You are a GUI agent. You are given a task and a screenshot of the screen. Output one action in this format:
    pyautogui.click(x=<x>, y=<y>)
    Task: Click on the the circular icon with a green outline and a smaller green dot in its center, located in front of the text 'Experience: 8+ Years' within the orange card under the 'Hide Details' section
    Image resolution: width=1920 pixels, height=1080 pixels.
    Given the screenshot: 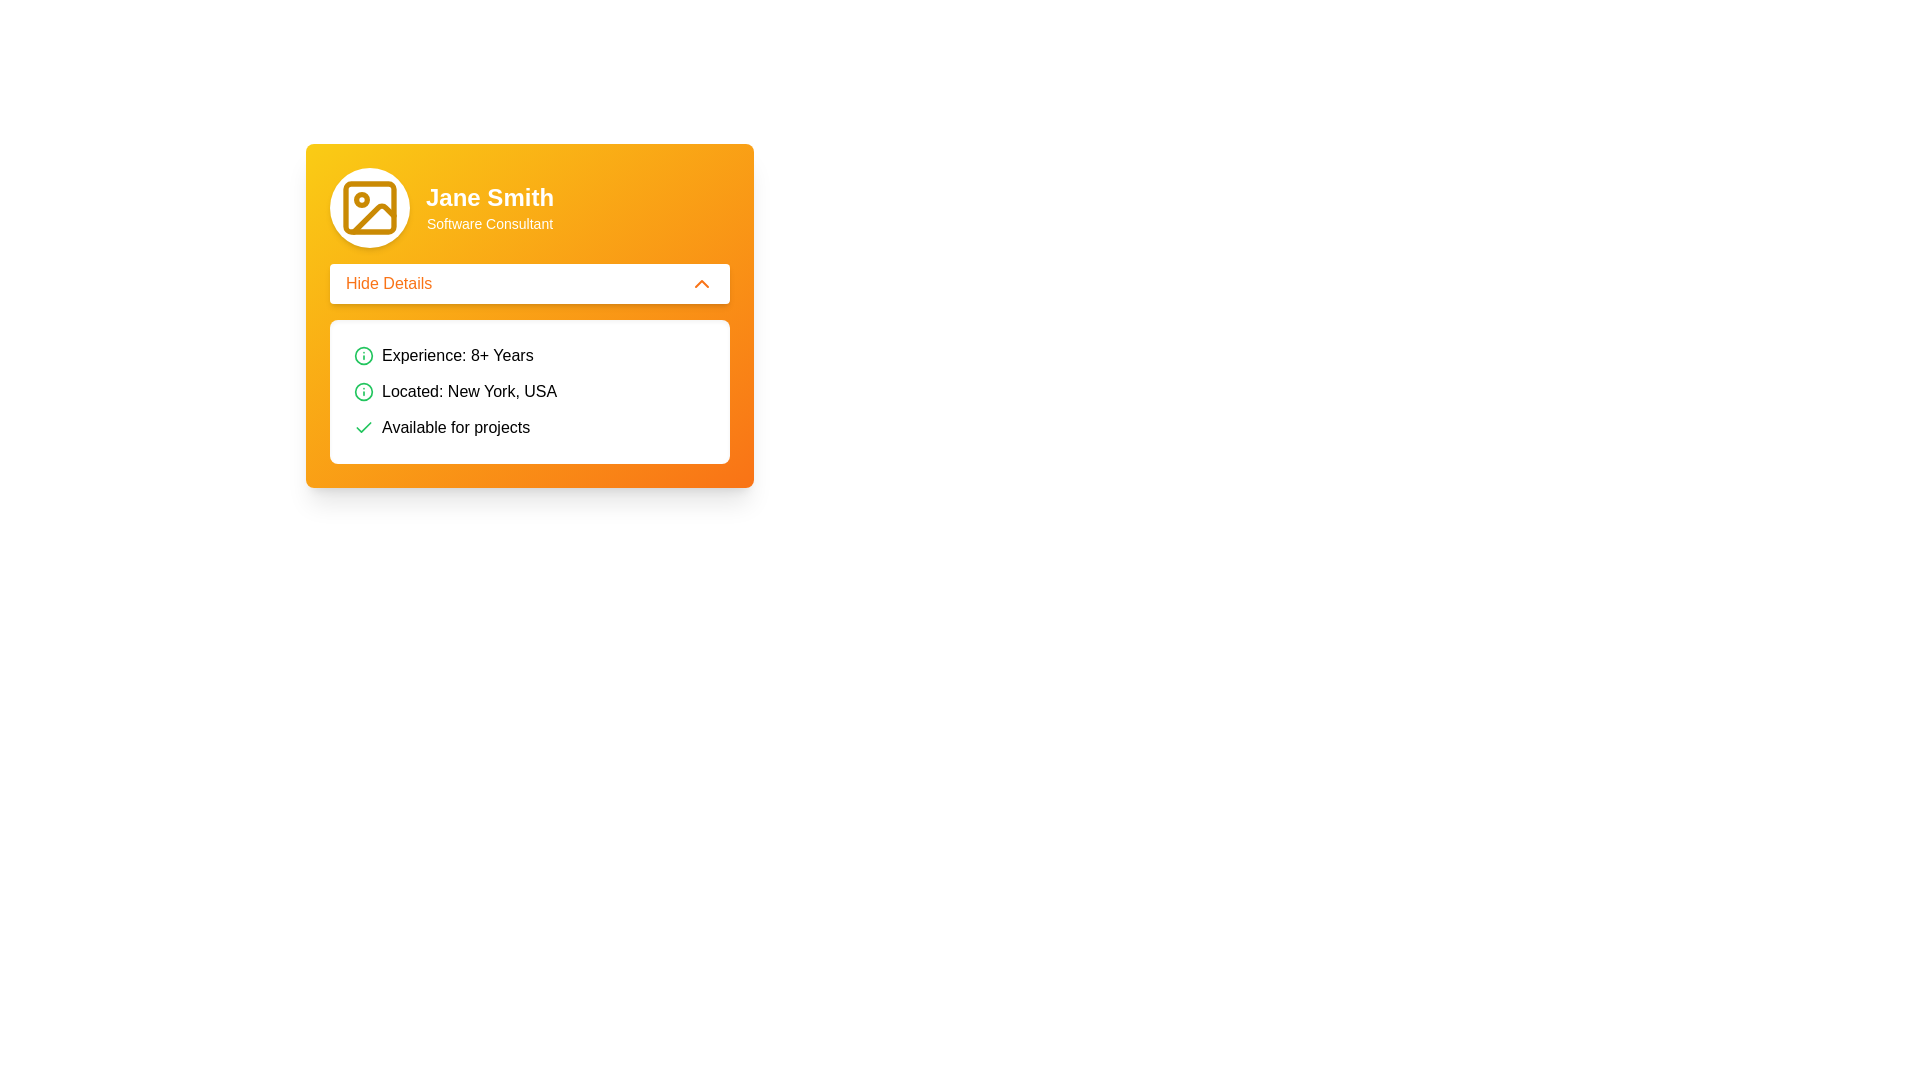 What is the action you would take?
    pyautogui.click(x=364, y=354)
    